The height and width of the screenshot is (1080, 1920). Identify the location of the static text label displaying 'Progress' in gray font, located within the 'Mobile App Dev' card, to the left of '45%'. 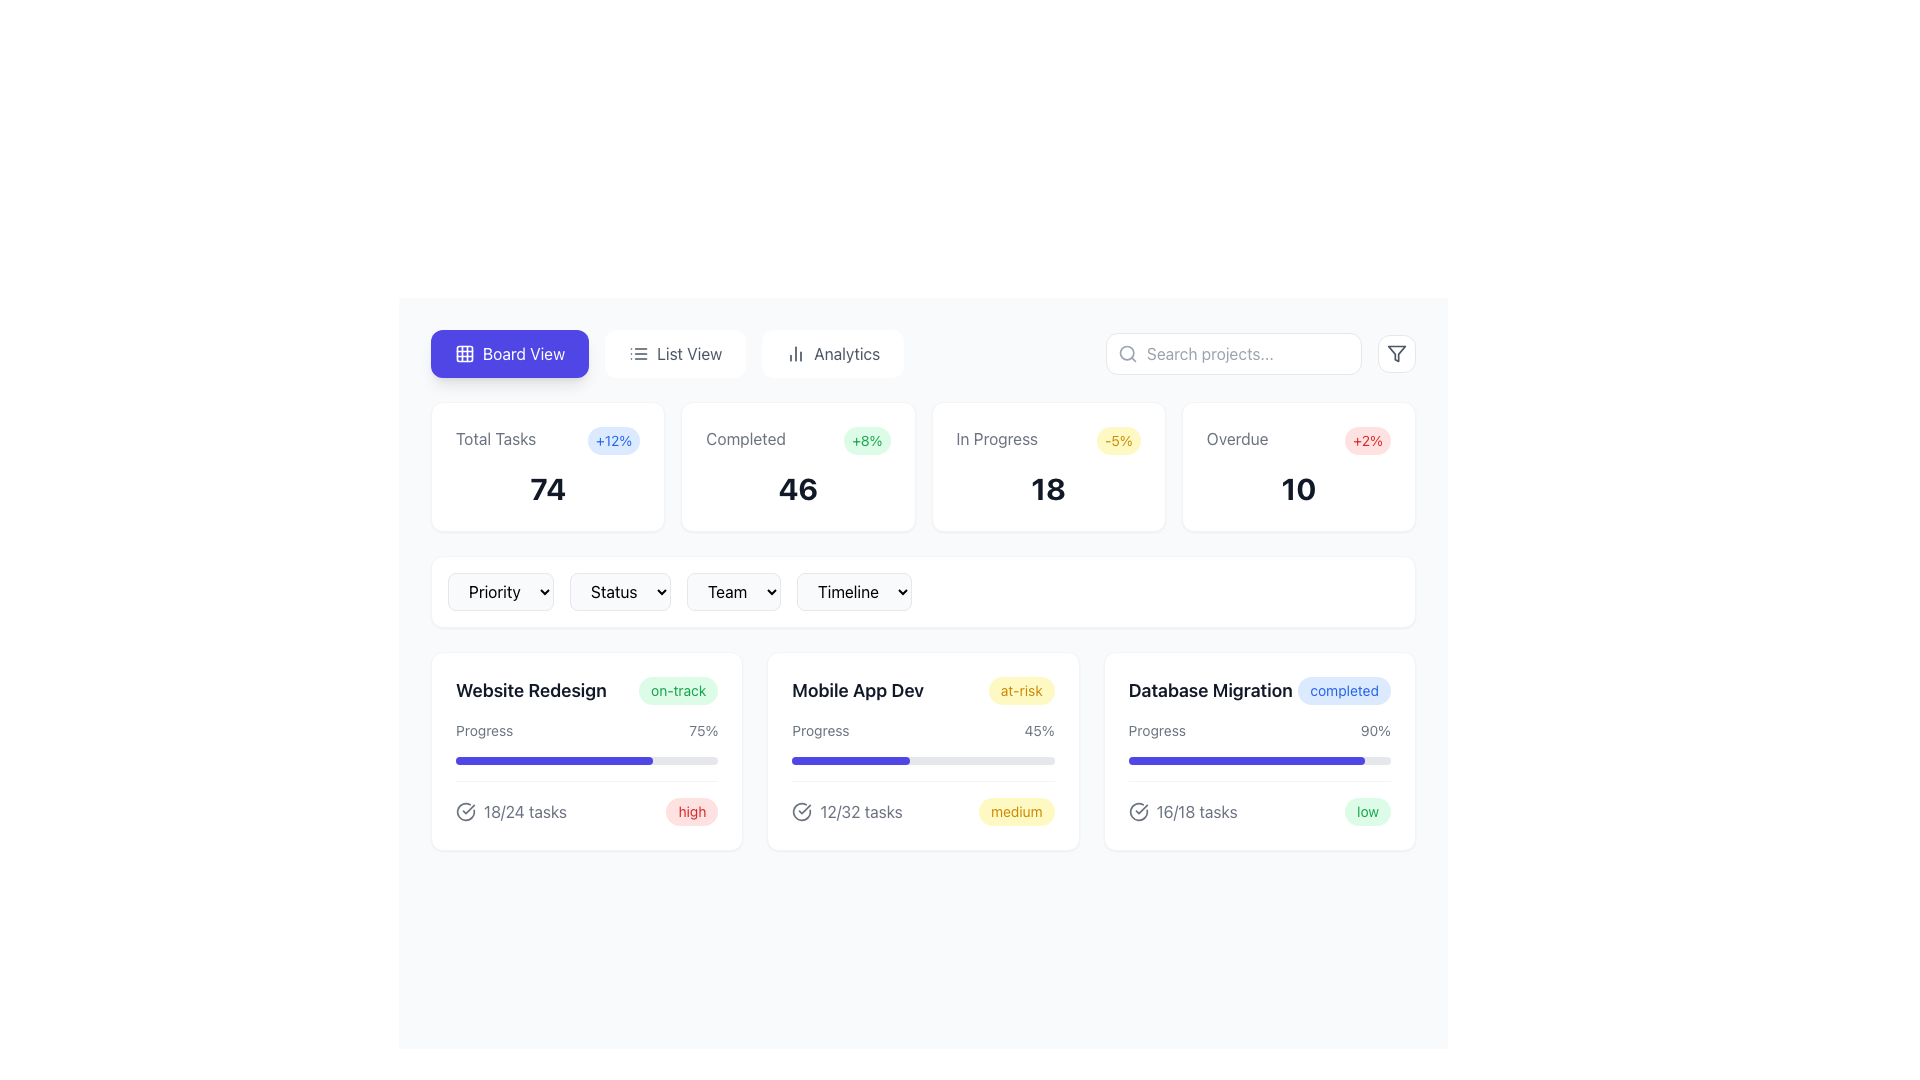
(820, 731).